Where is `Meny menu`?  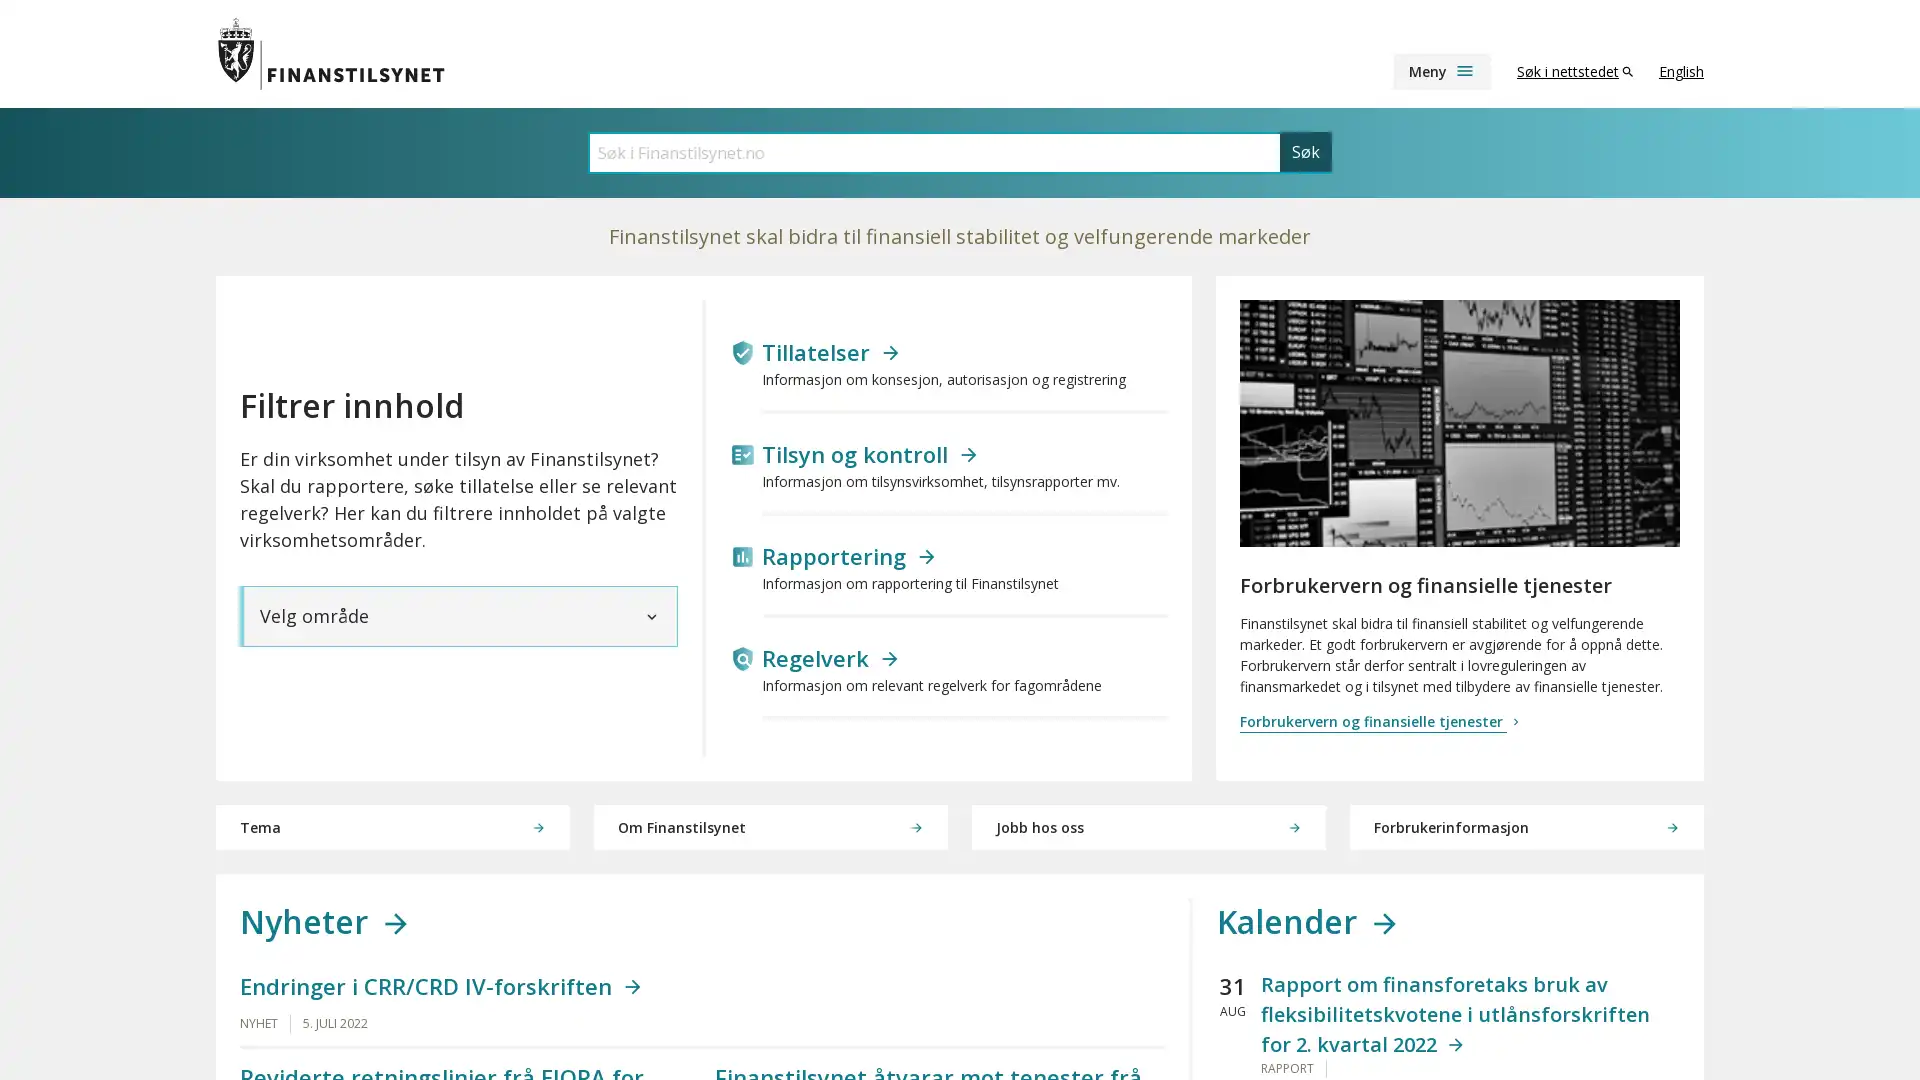 Meny menu is located at coordinates (1441, 69).